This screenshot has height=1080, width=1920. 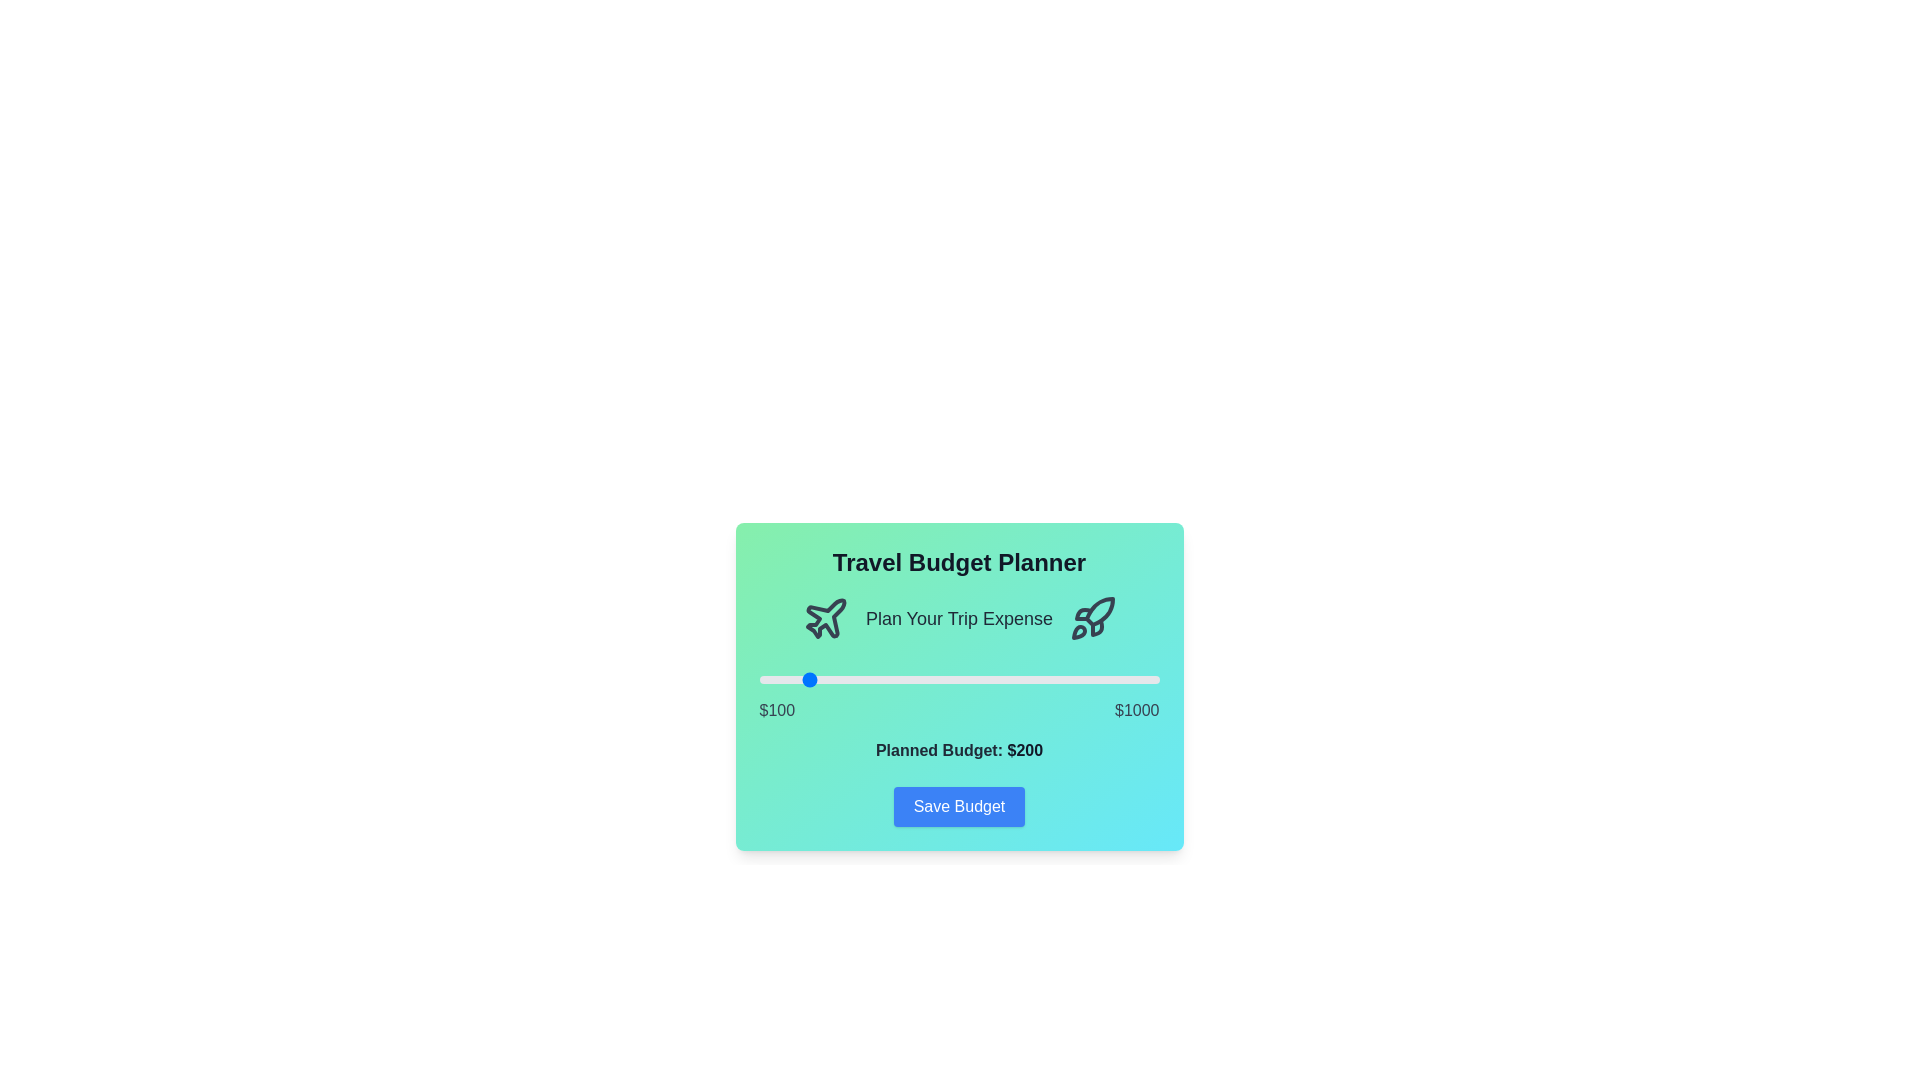 What do you see at coordinates (976, 678) in the screenshot?
I see `the budget slider to set the budget to 588` at bounding box center [976, 678].